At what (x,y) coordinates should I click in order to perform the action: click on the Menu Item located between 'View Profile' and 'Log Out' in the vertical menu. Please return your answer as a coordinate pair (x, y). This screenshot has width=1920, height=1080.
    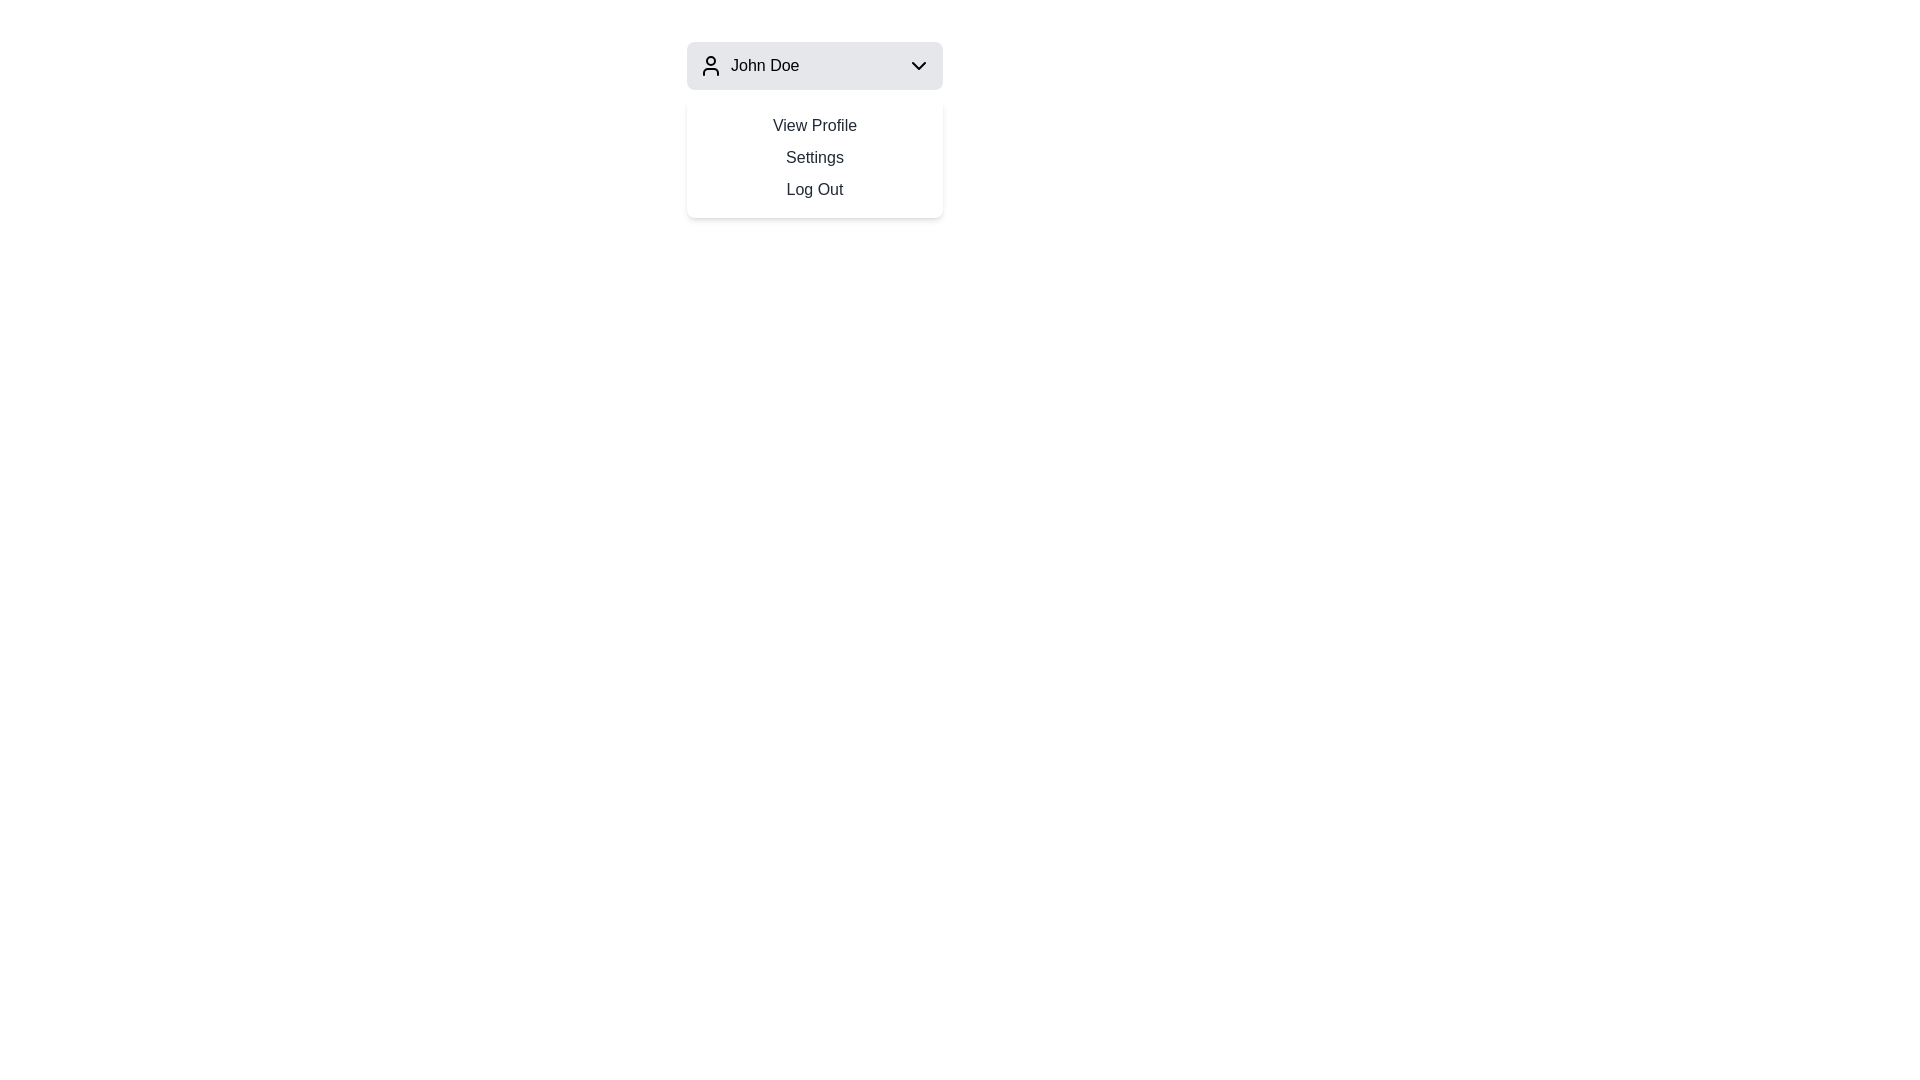
    Looking at the image, I should click on (815, 157).